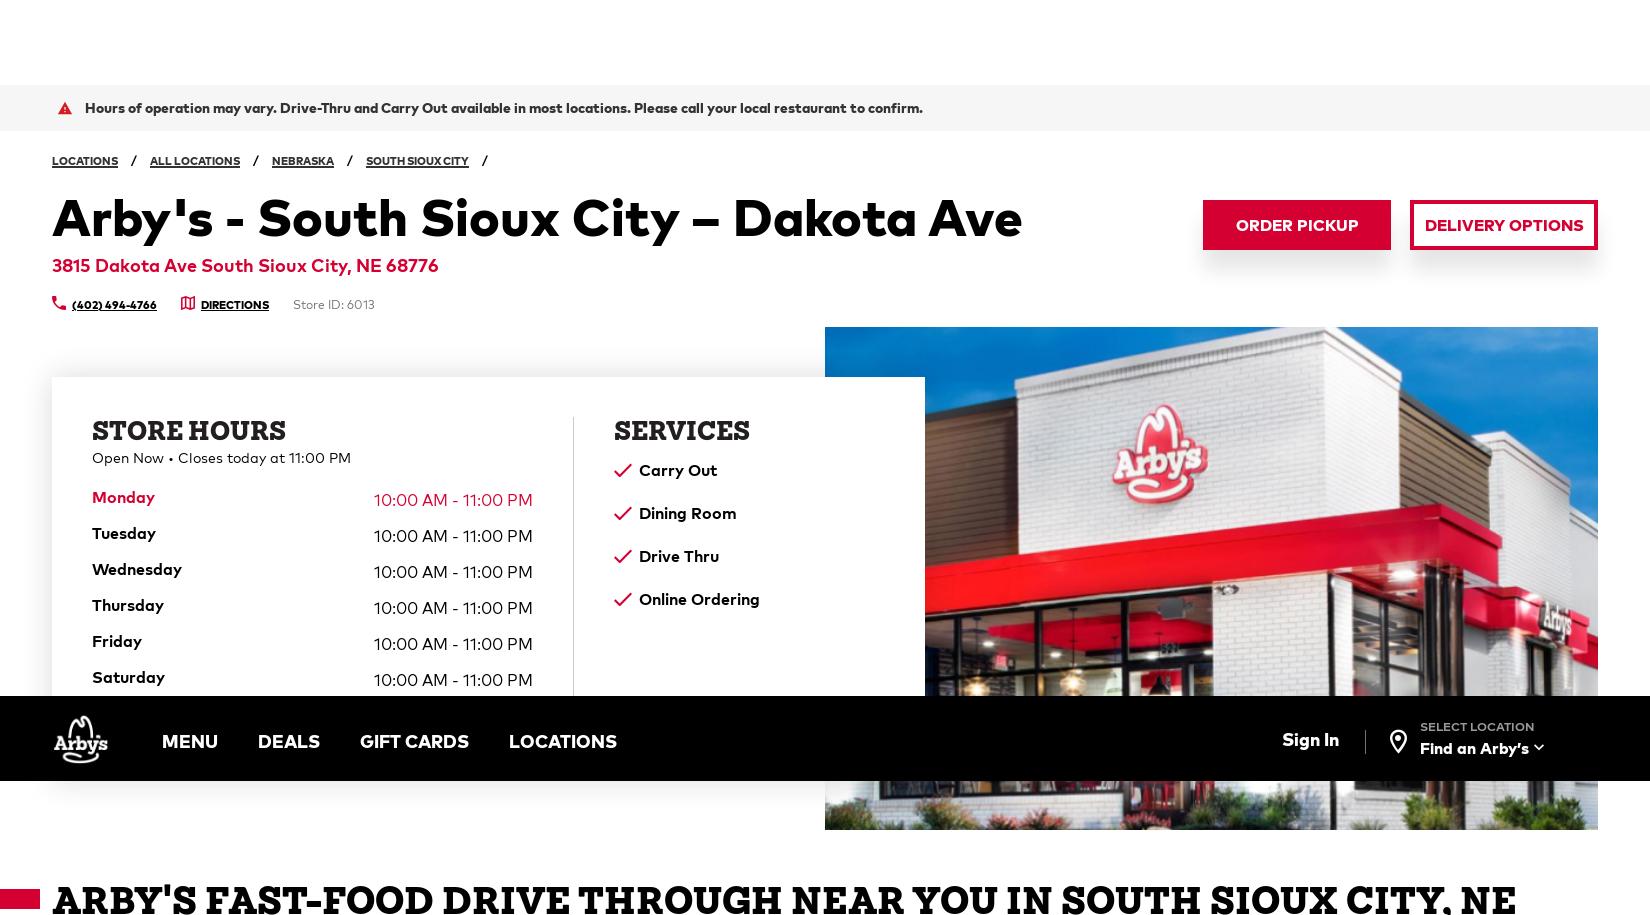 This screenshot has width=1650, height=915. I want to click on 'French Dip', so click(926, 321).